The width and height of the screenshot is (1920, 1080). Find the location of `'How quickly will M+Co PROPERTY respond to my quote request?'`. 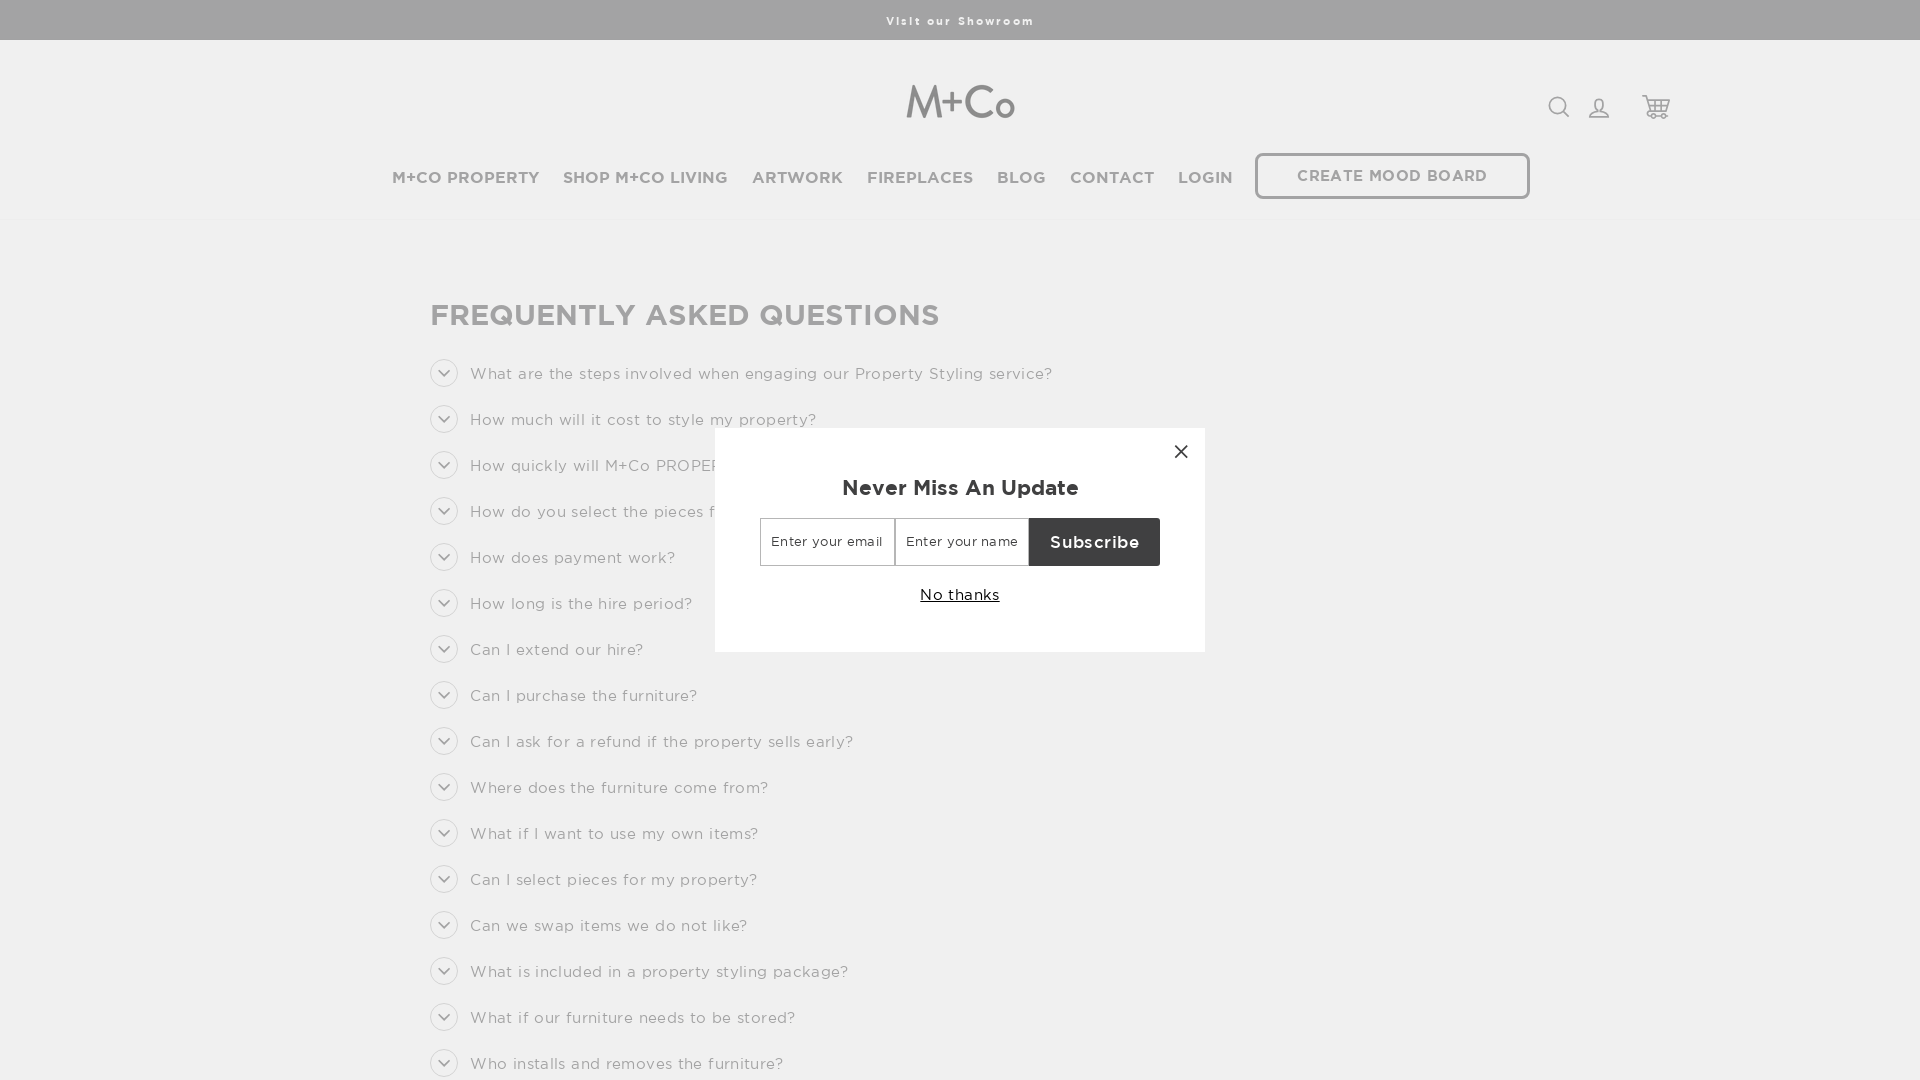

'How quickly will M+Co PROPERTY respond to my quote request?' is located at coordinates (709, 465).